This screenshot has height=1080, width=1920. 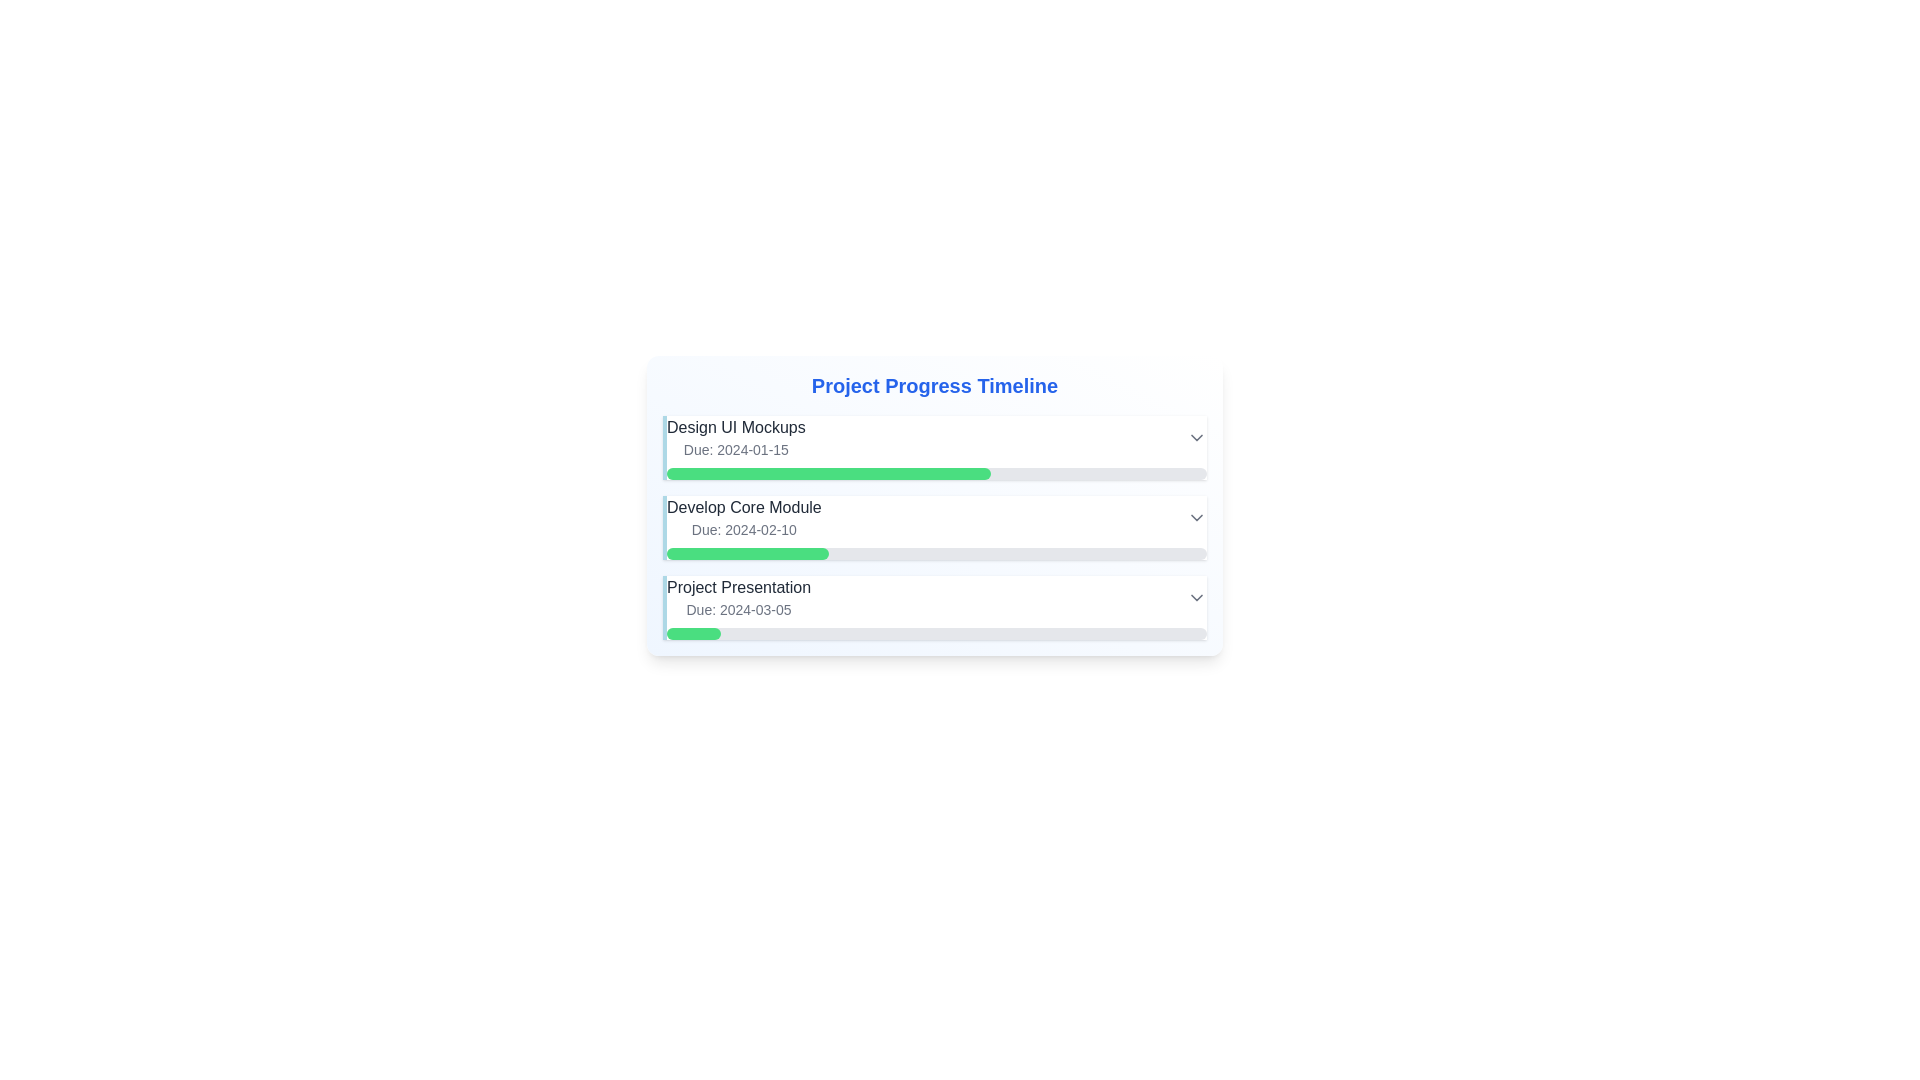 What do you see at coordinates (735, 450) in the screenshot?
I see `the Text Display showing 'Due: 2024-01-15' that is located directly below the title 'Design UI Mockups' in the project list` at bounding box center [735, 450].